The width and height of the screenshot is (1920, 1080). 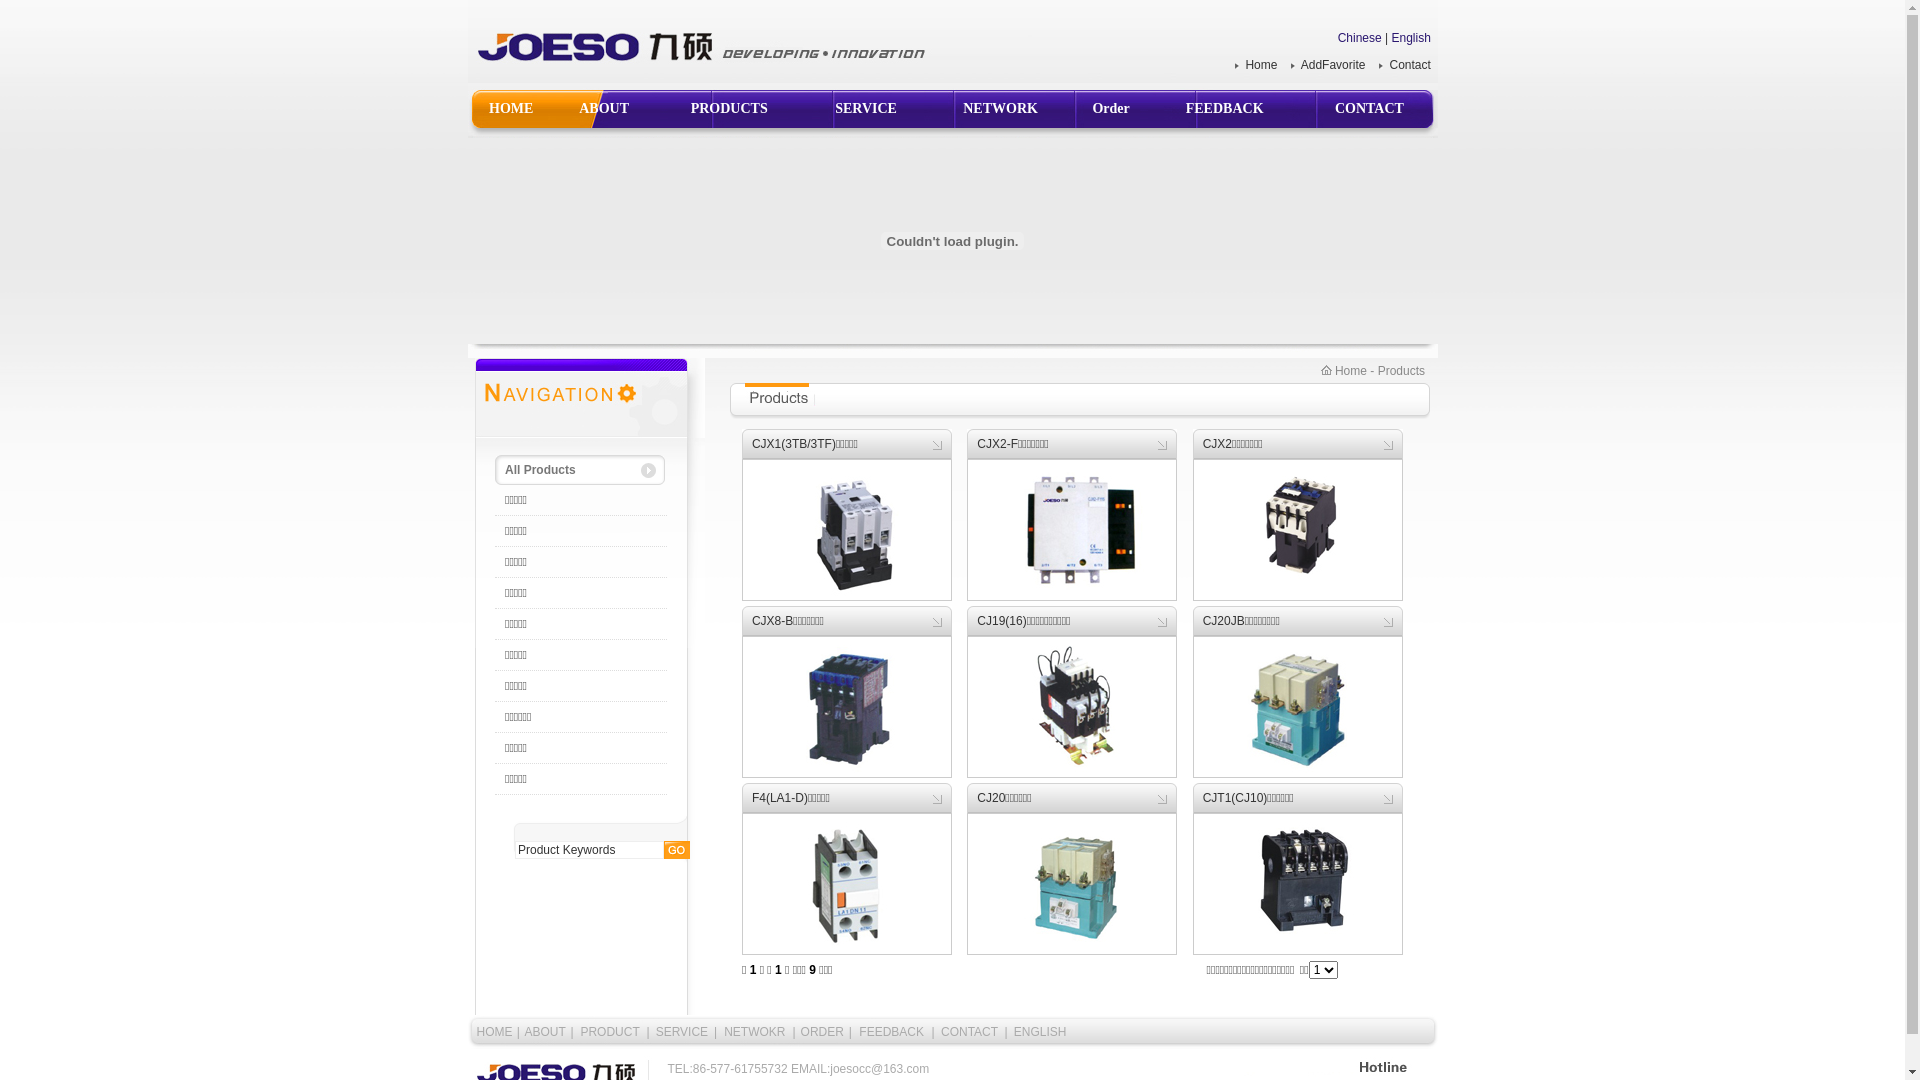 What do you see at coordinates (890, 1032) in the screenshot?
I see `'FEEDBACK'` at bounding box center [890, 1032].